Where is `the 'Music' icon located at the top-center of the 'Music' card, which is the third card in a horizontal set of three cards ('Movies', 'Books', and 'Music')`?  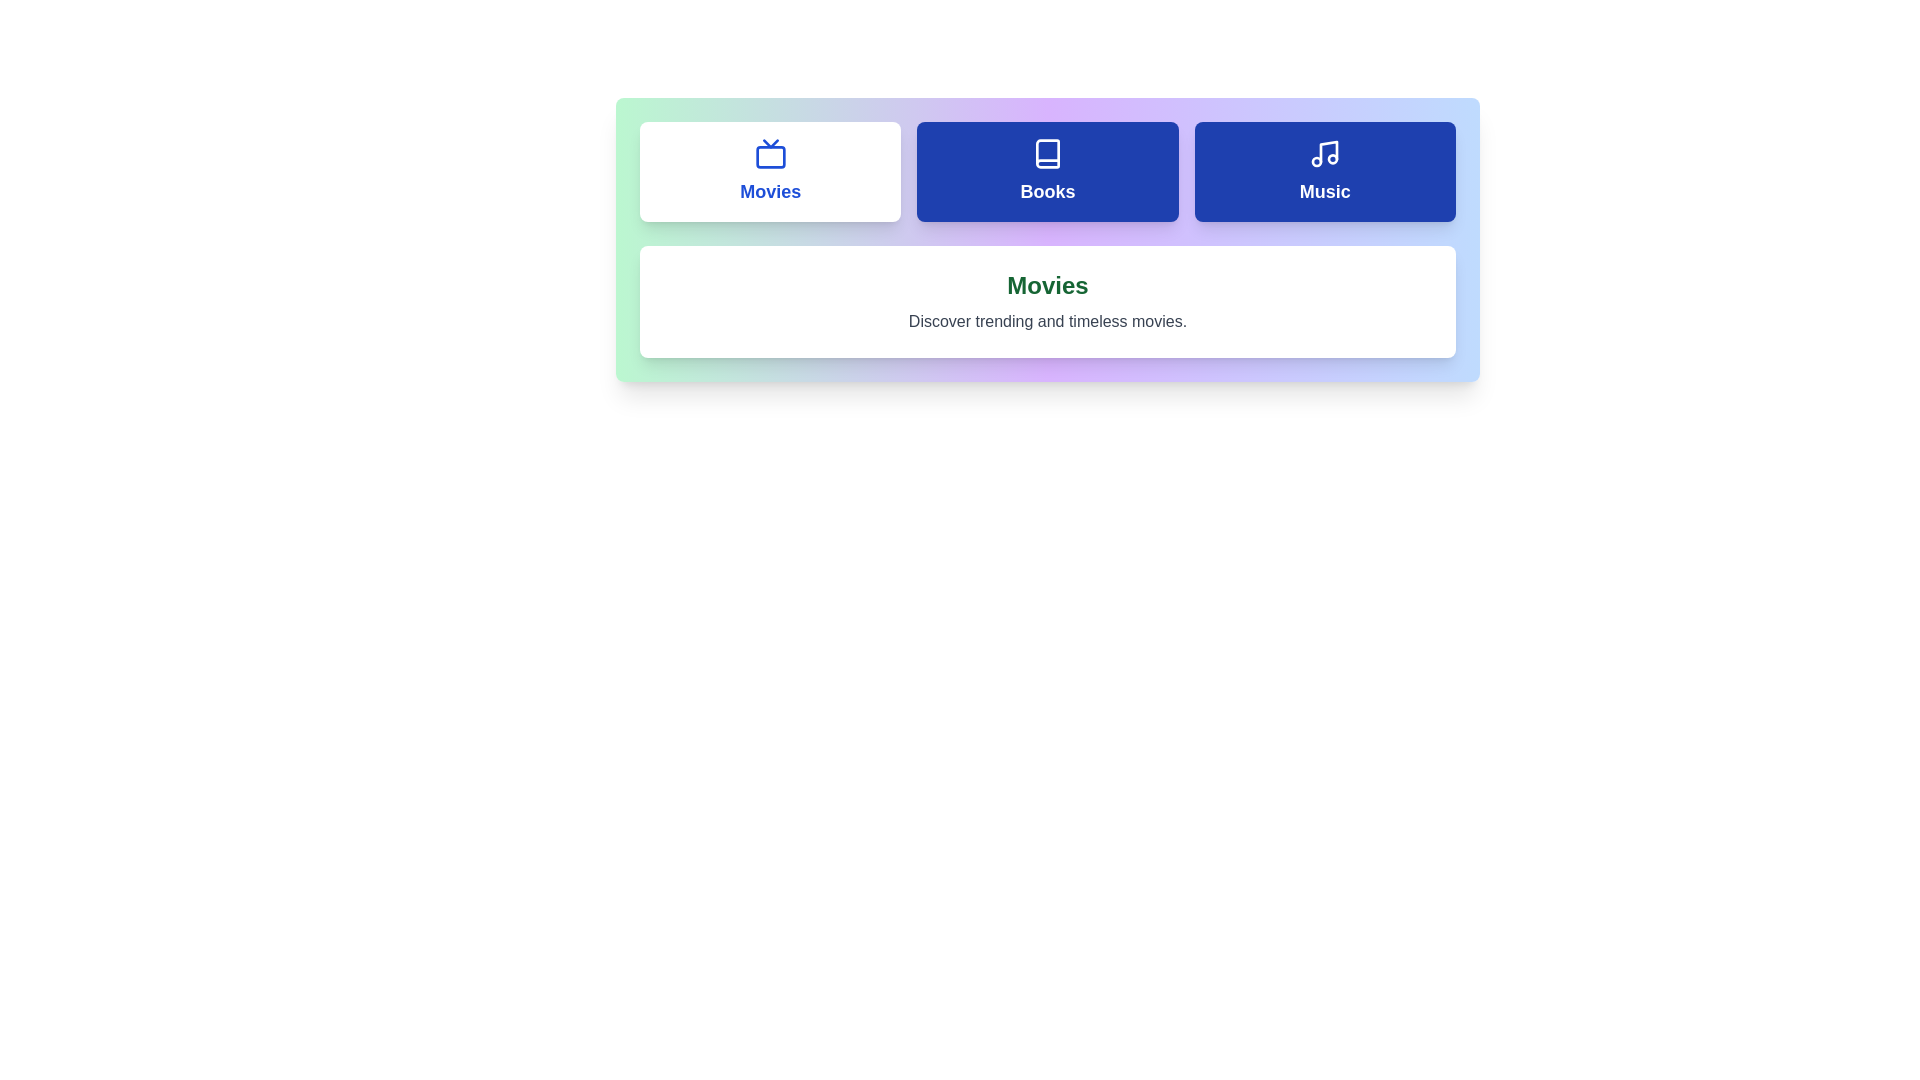
the 'Music' icon located at the top-center of the 'Music' card, which is the third card in a horizontal set of three cards ('Movies', 'Books', and 'Music') is located at coordinates (1325, 153).